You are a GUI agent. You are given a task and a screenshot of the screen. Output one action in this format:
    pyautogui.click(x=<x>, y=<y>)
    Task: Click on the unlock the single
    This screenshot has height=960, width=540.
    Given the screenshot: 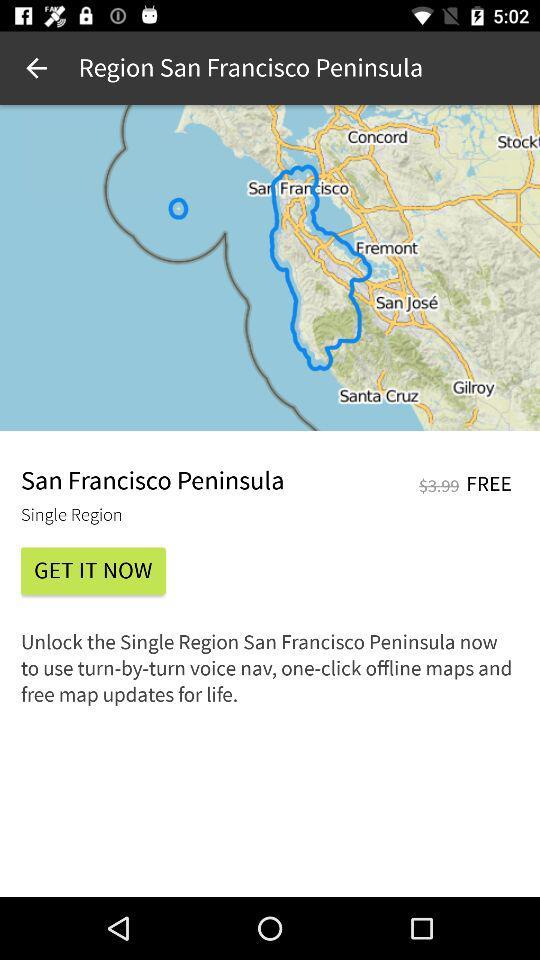 What is the action you would take?
    pyautogui.click(x=270, y=675)
    